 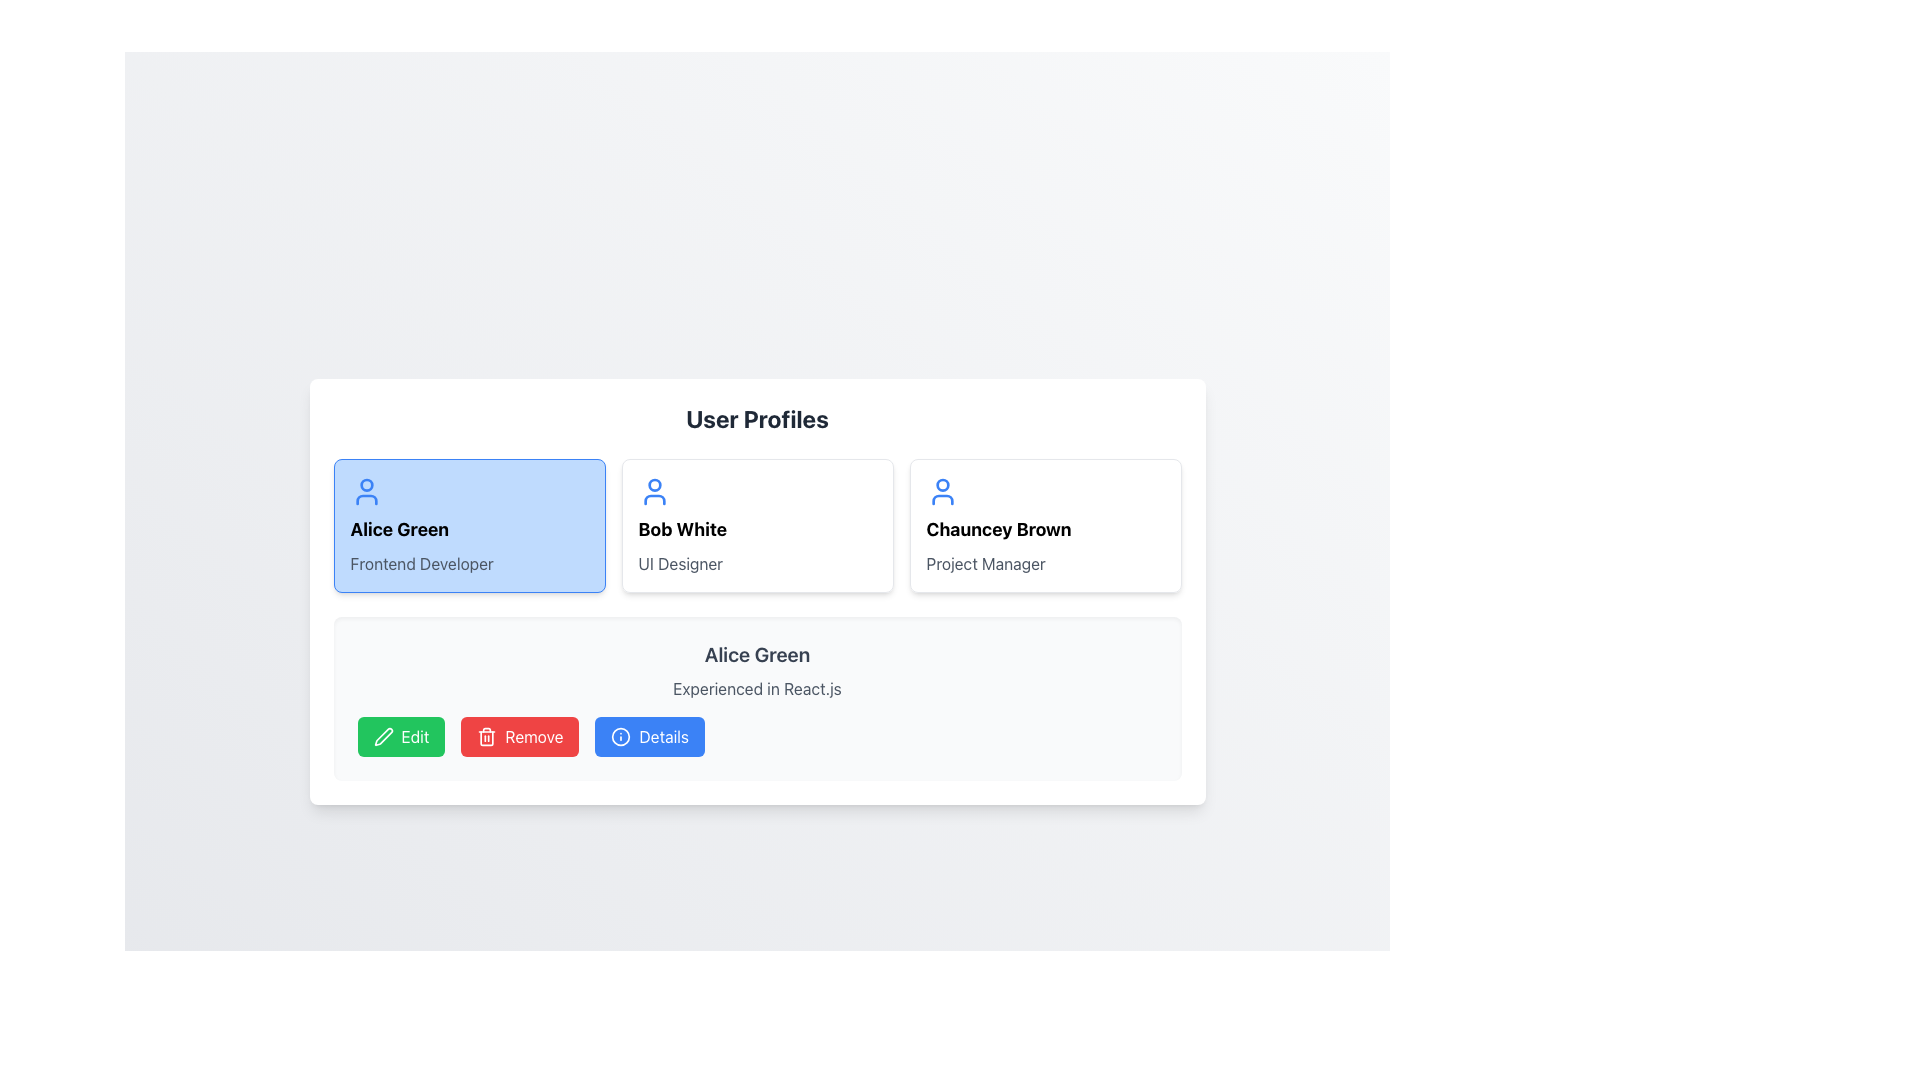 What do you see at coordinates (520, 736) in the screenshot?
I see `the 'Remove' button, which has a white text on a red background and a trash bin icon` at bounding box center [520, 736].